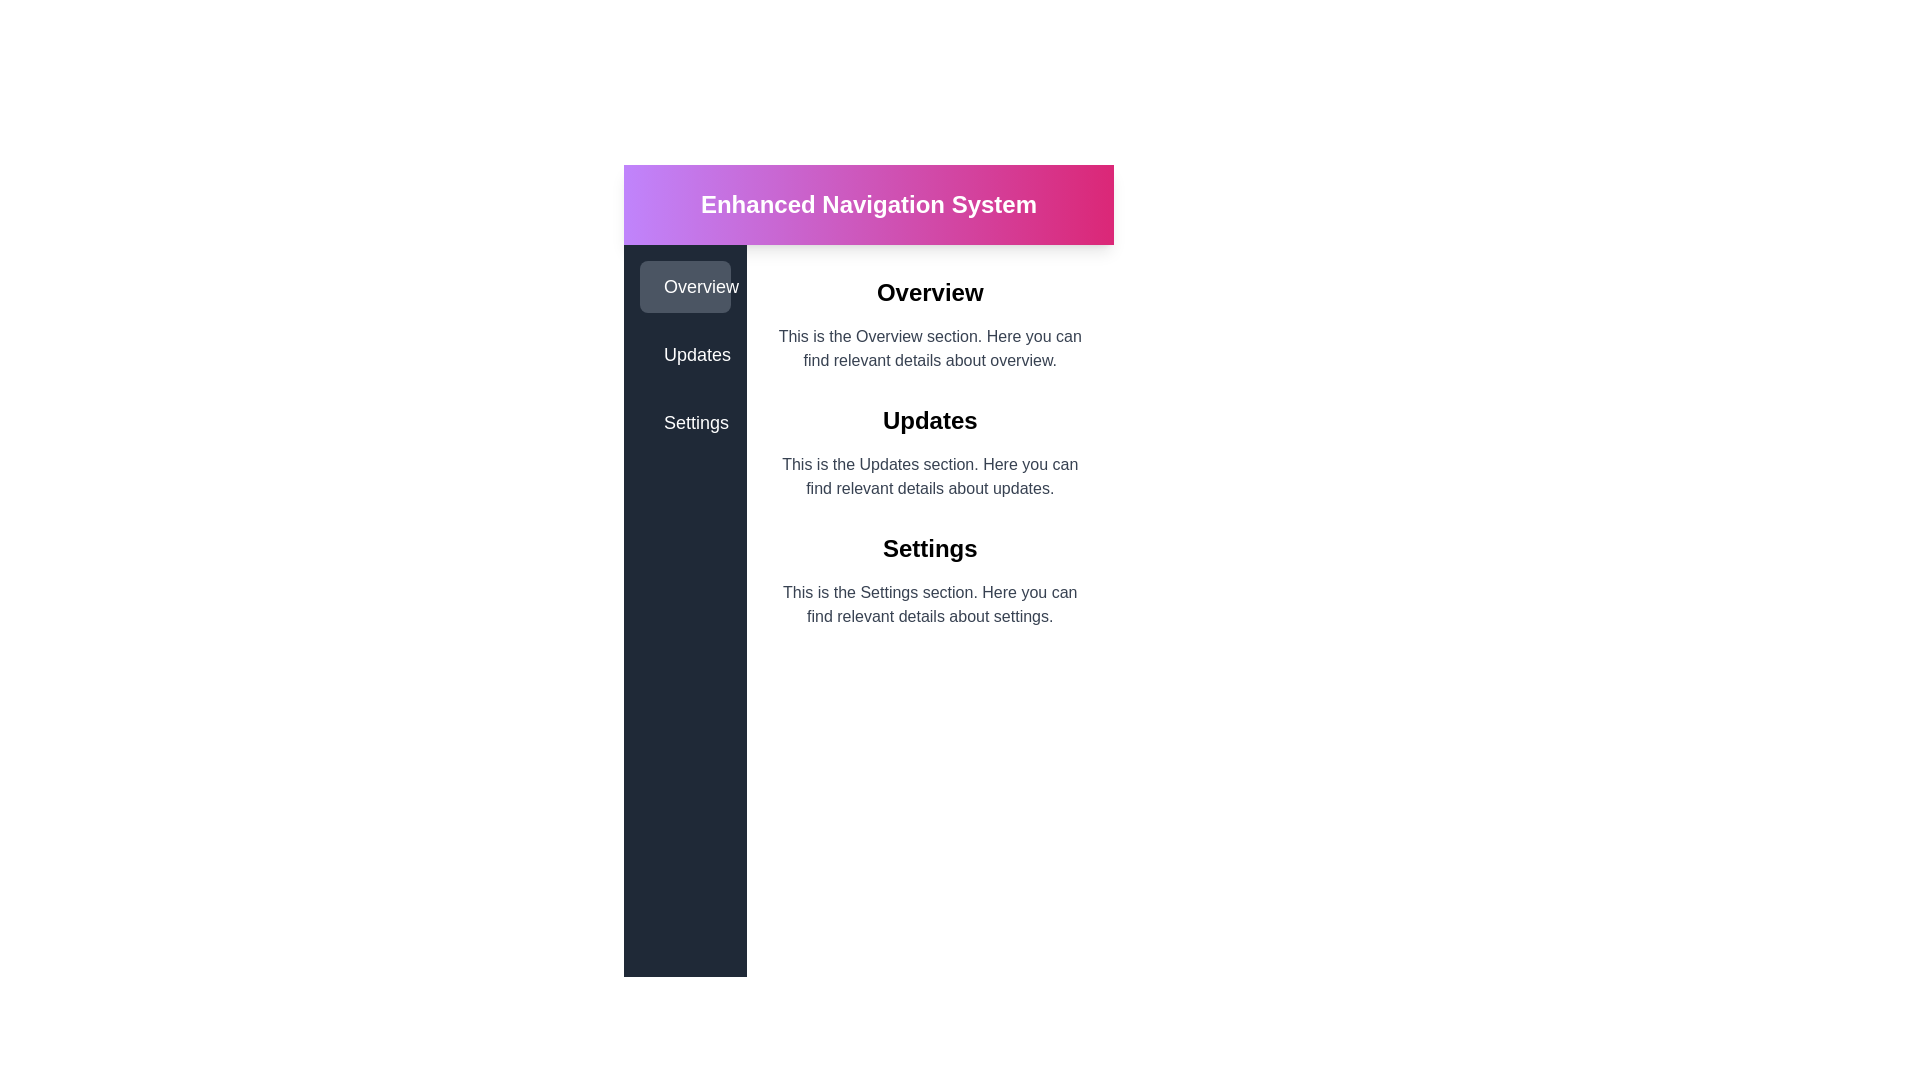 Image resolution: width=1920 pixels, height=1080 pixels. I want to click on the bold text label 'Enhanced Navigation System' to potentially trigger visual effects, so click(868, 204).